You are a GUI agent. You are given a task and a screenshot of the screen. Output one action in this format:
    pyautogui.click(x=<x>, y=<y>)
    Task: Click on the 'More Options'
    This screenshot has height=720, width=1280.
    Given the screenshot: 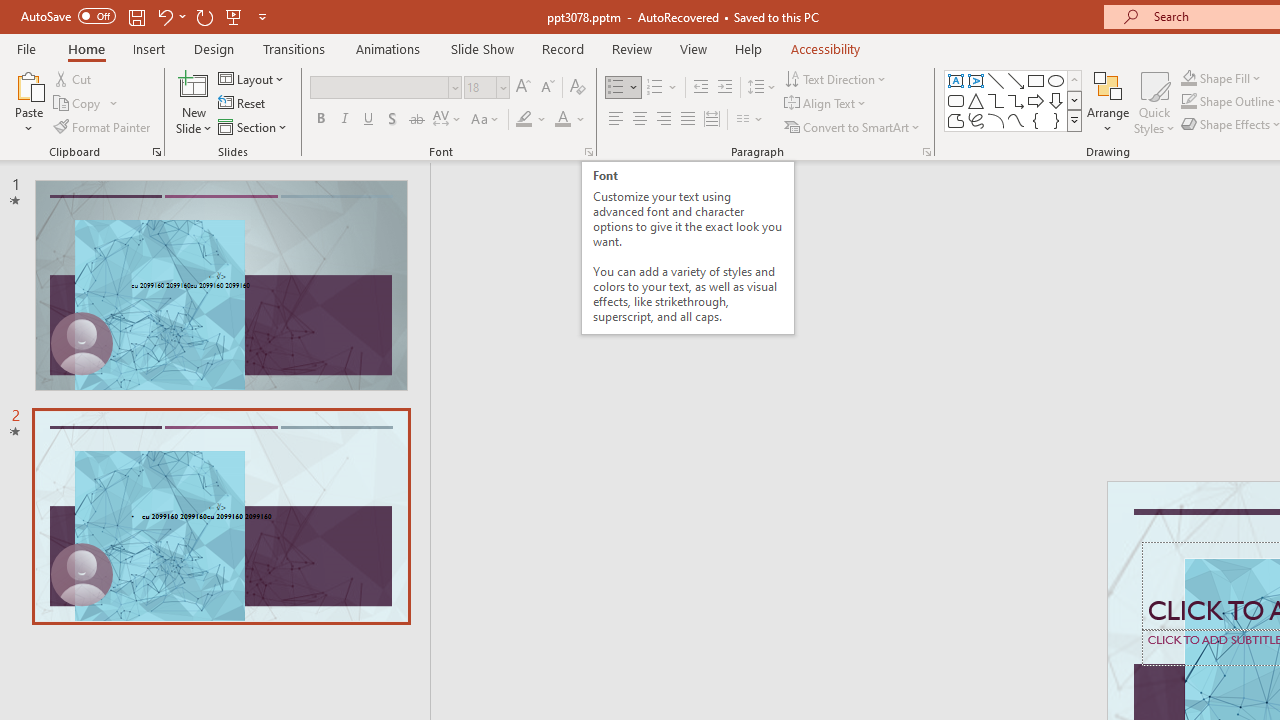 What is the action you would take?
    pyautogui.click(x=1232, y=77)
    